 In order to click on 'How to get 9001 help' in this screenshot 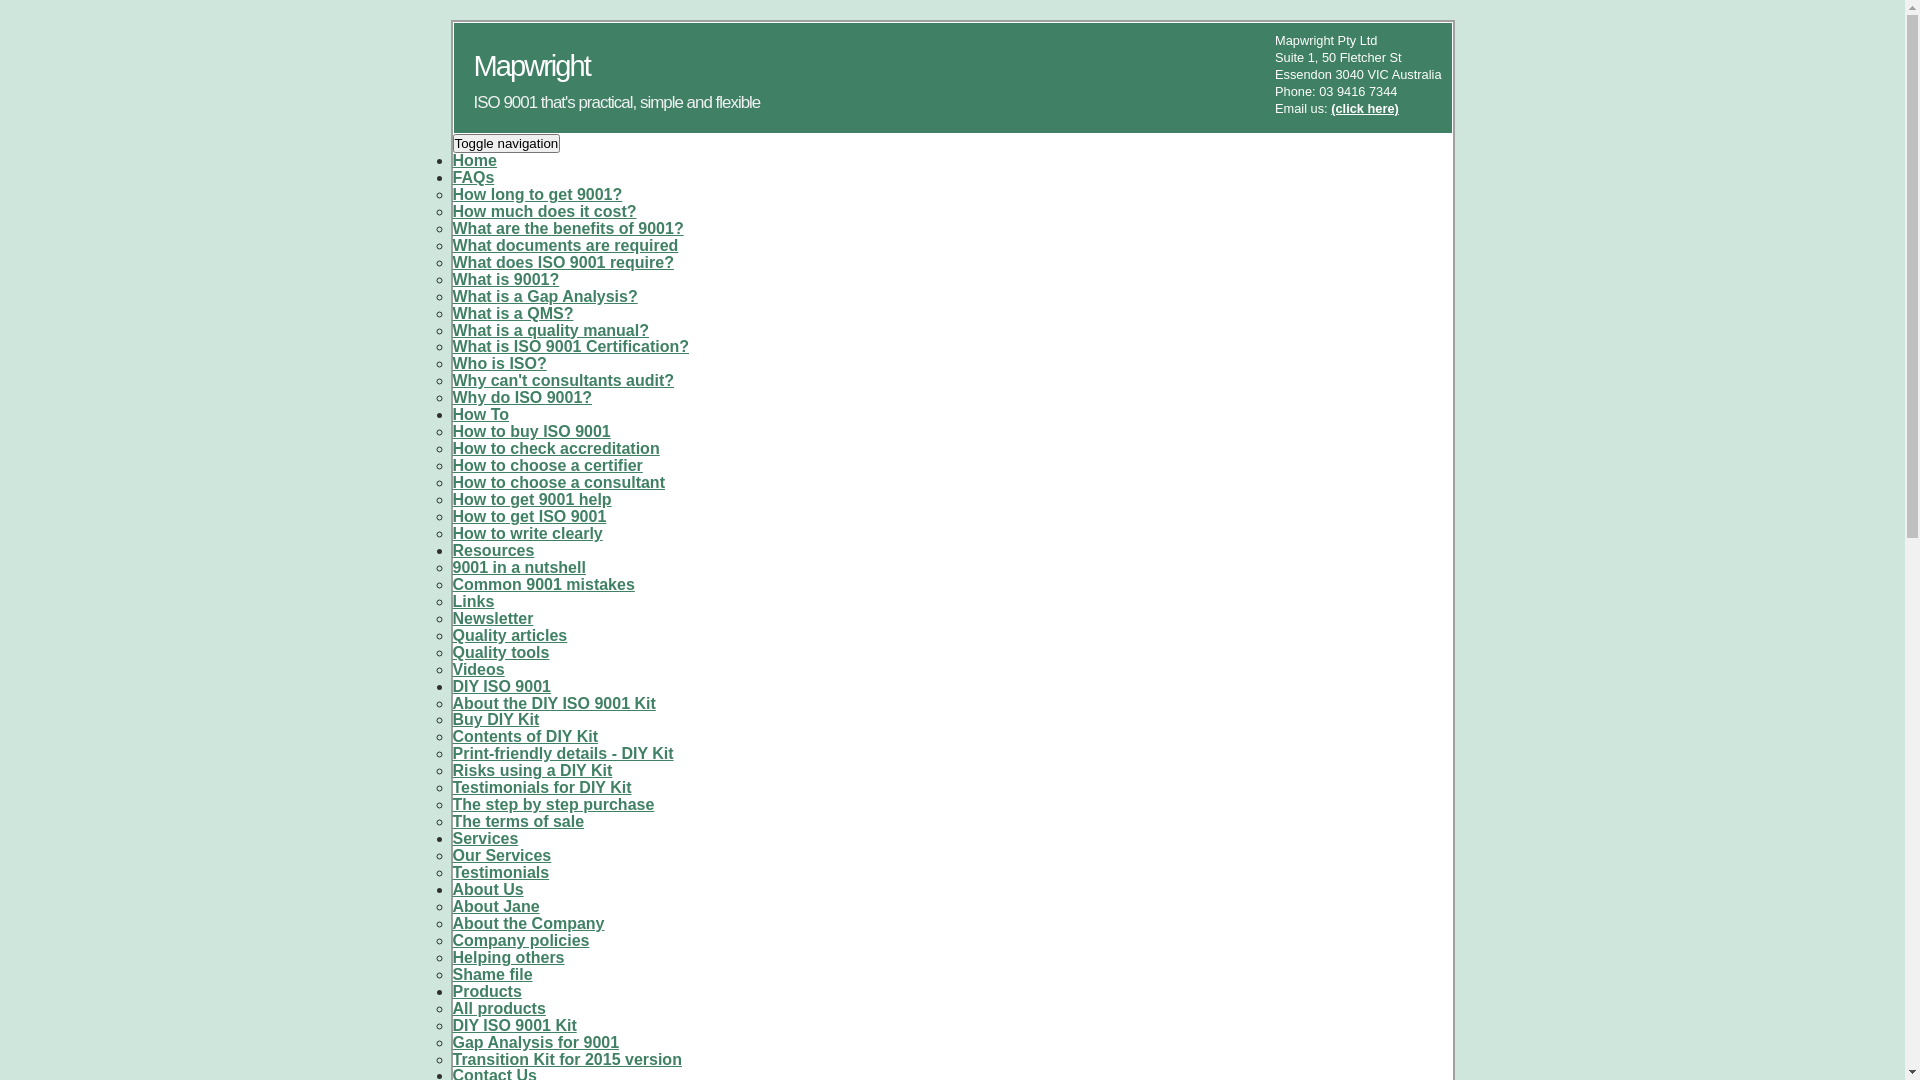, I will do `click(531, 498)`.